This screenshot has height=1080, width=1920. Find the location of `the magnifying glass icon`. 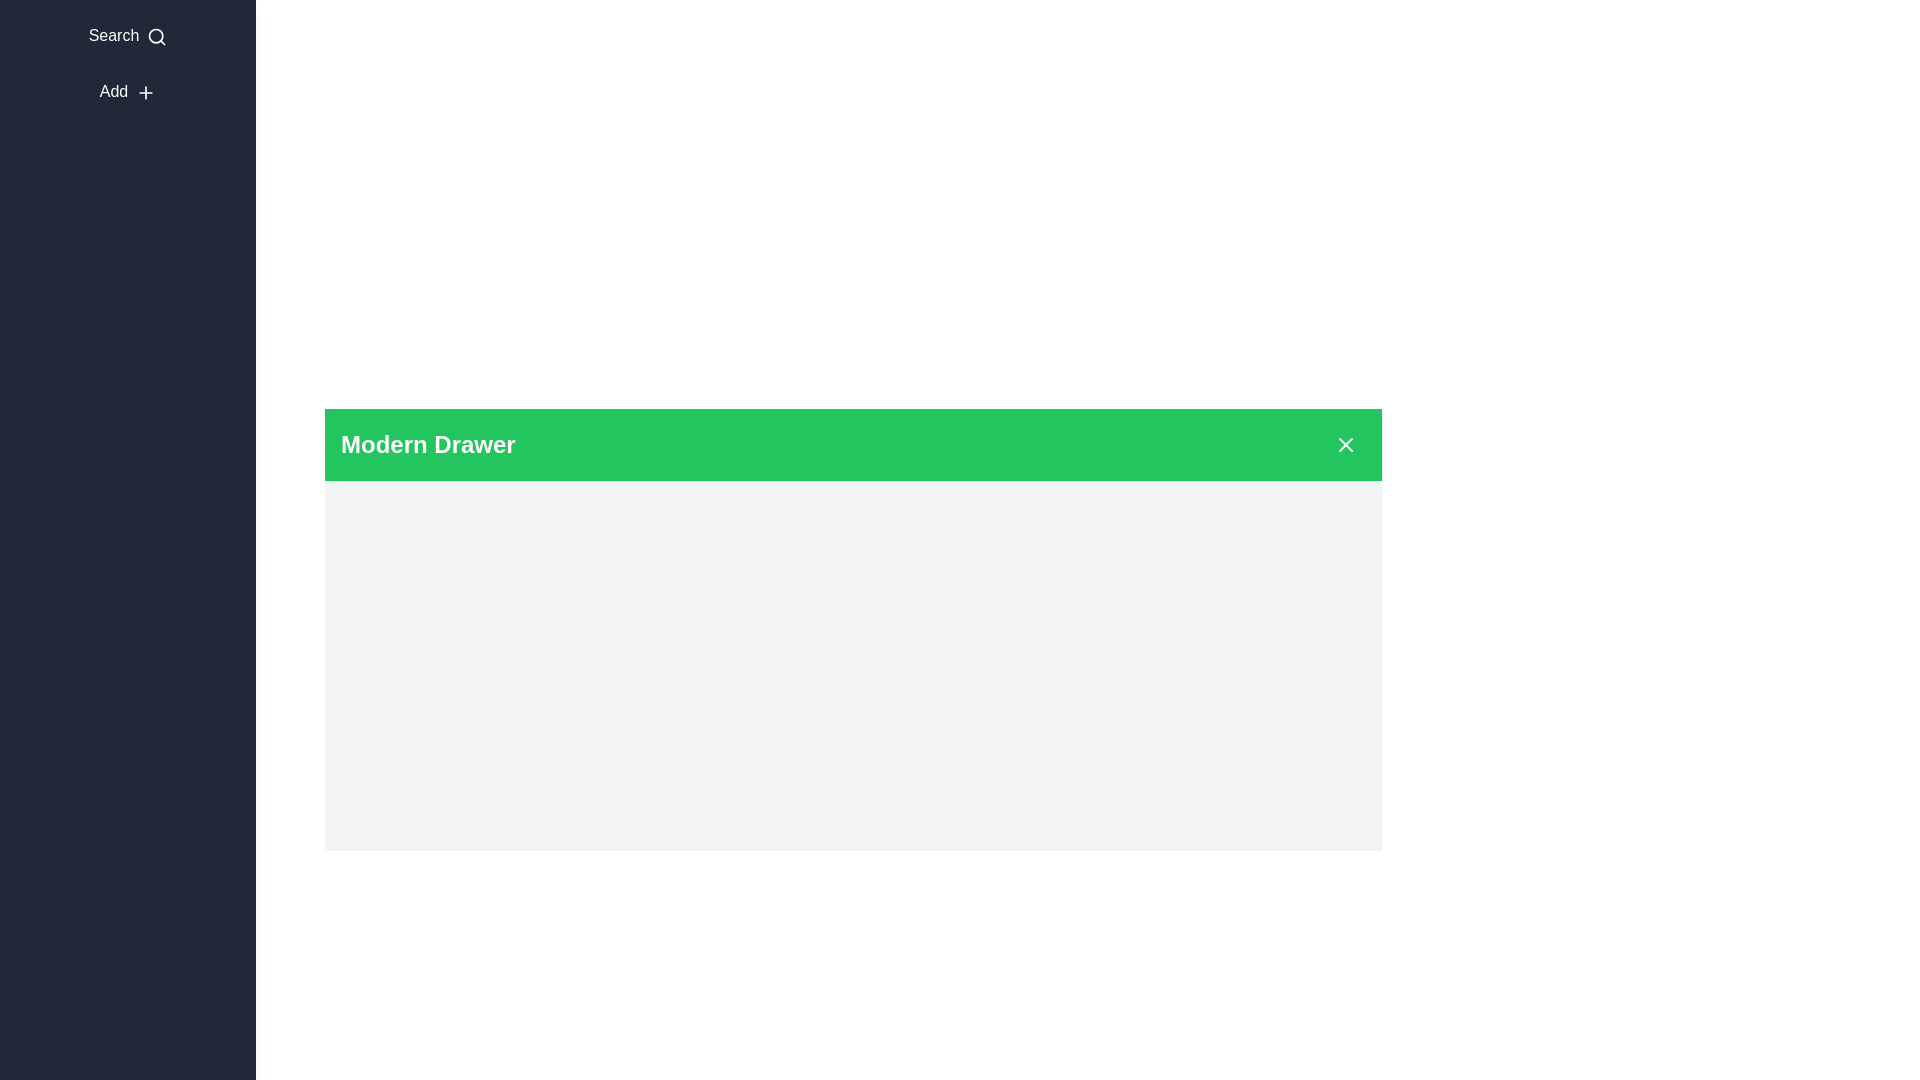

the magnifying glass icon is located at coordinates (156, 36).